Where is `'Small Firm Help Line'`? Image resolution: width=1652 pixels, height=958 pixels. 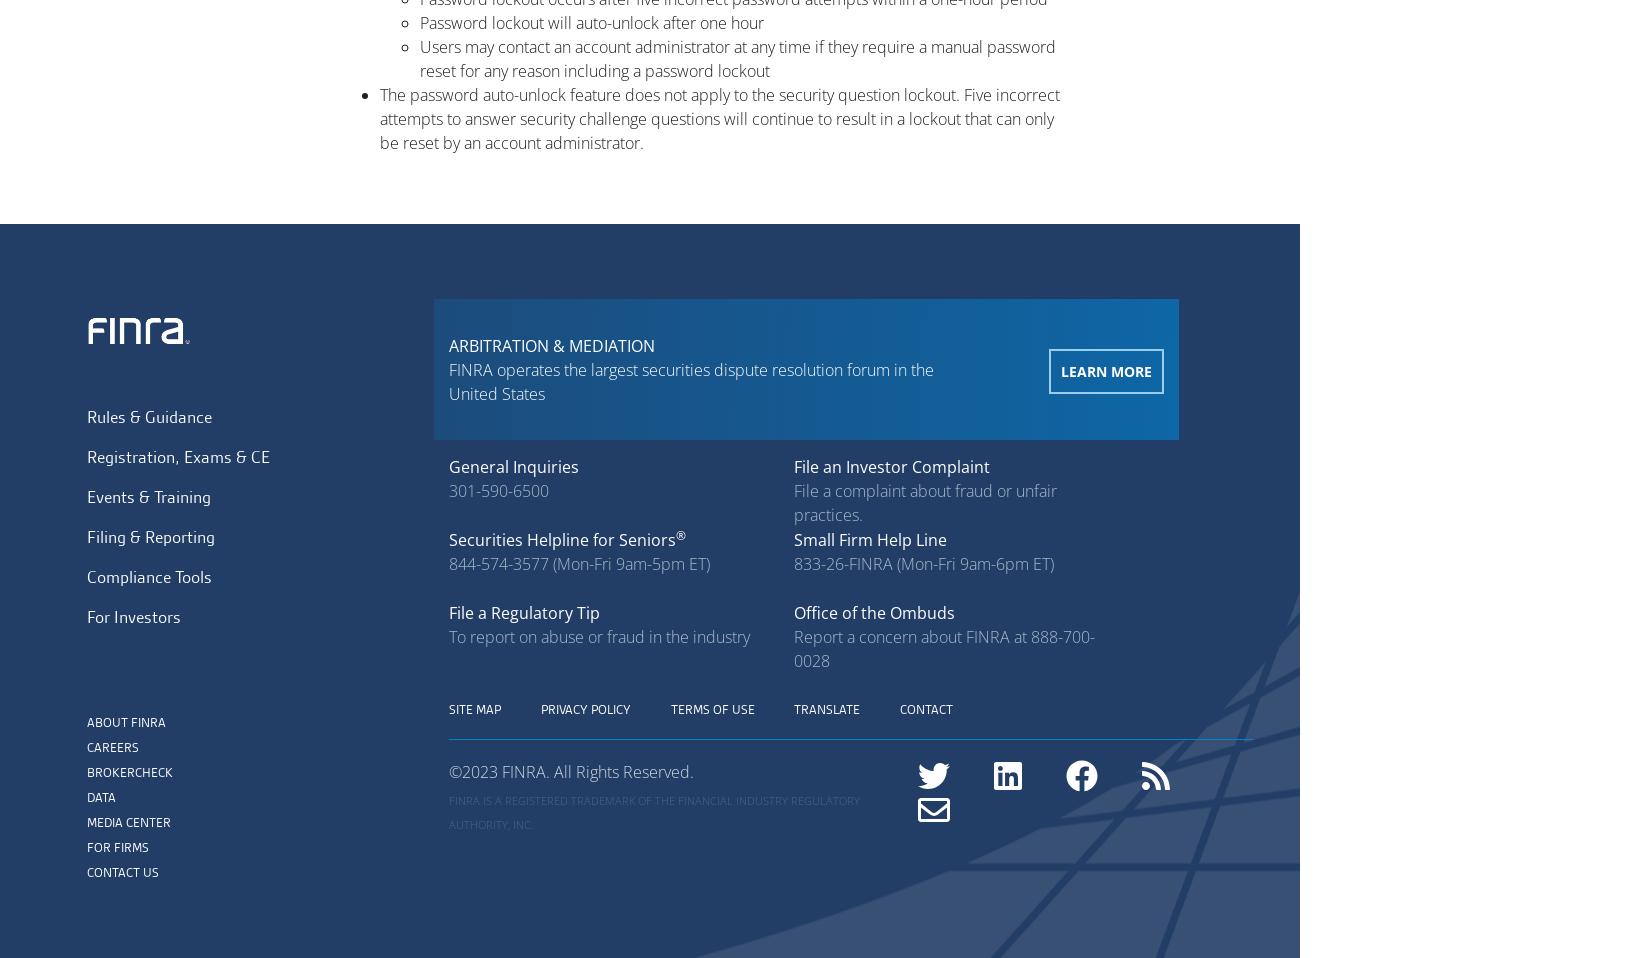
'Small Firm Help Line' is located at coordinates (869, 539).